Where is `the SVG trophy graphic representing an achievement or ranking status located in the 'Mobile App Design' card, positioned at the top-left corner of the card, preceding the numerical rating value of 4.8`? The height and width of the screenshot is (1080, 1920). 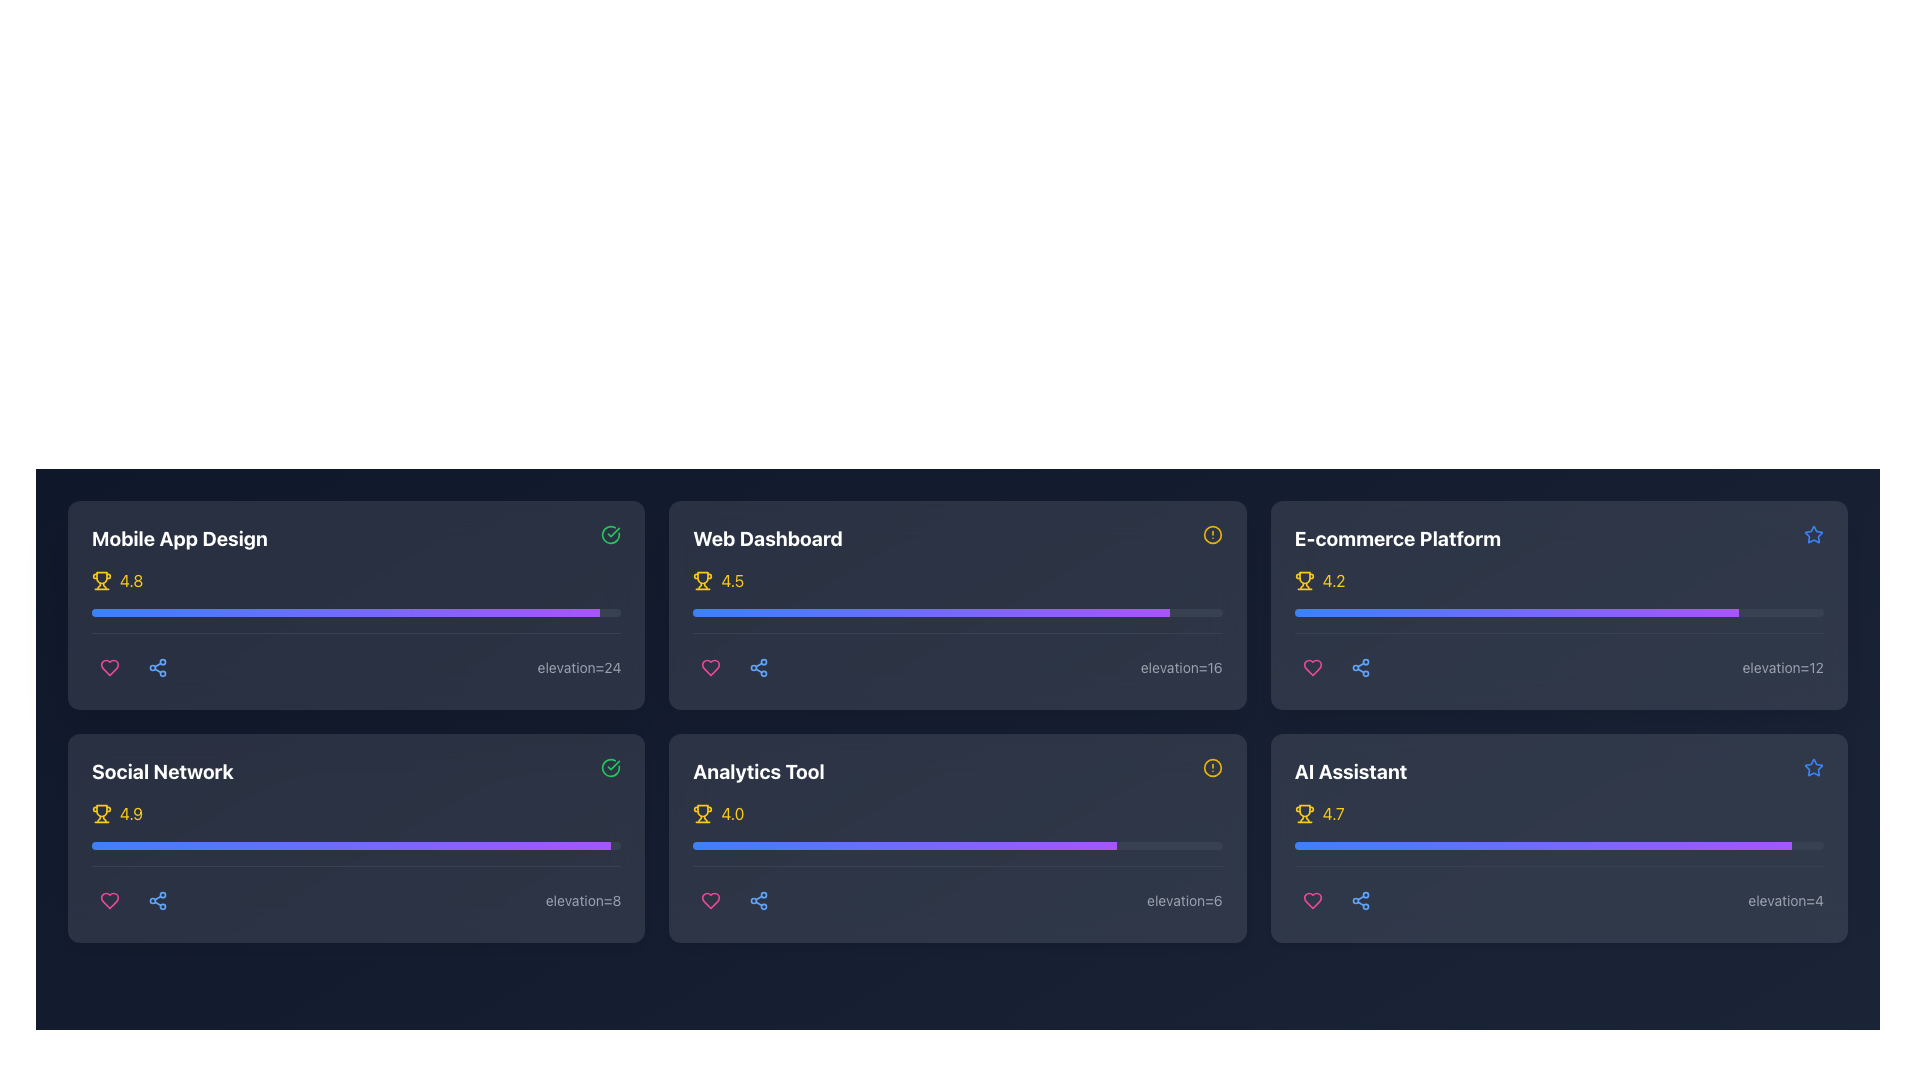 the SVG trophy graphic representing an achievement or ranking status located in the 'Mobile App Design' card, positioned at the top-left corner of the card, preceding the numerical rating value of 4.8 is located at coordinates (100, 578).